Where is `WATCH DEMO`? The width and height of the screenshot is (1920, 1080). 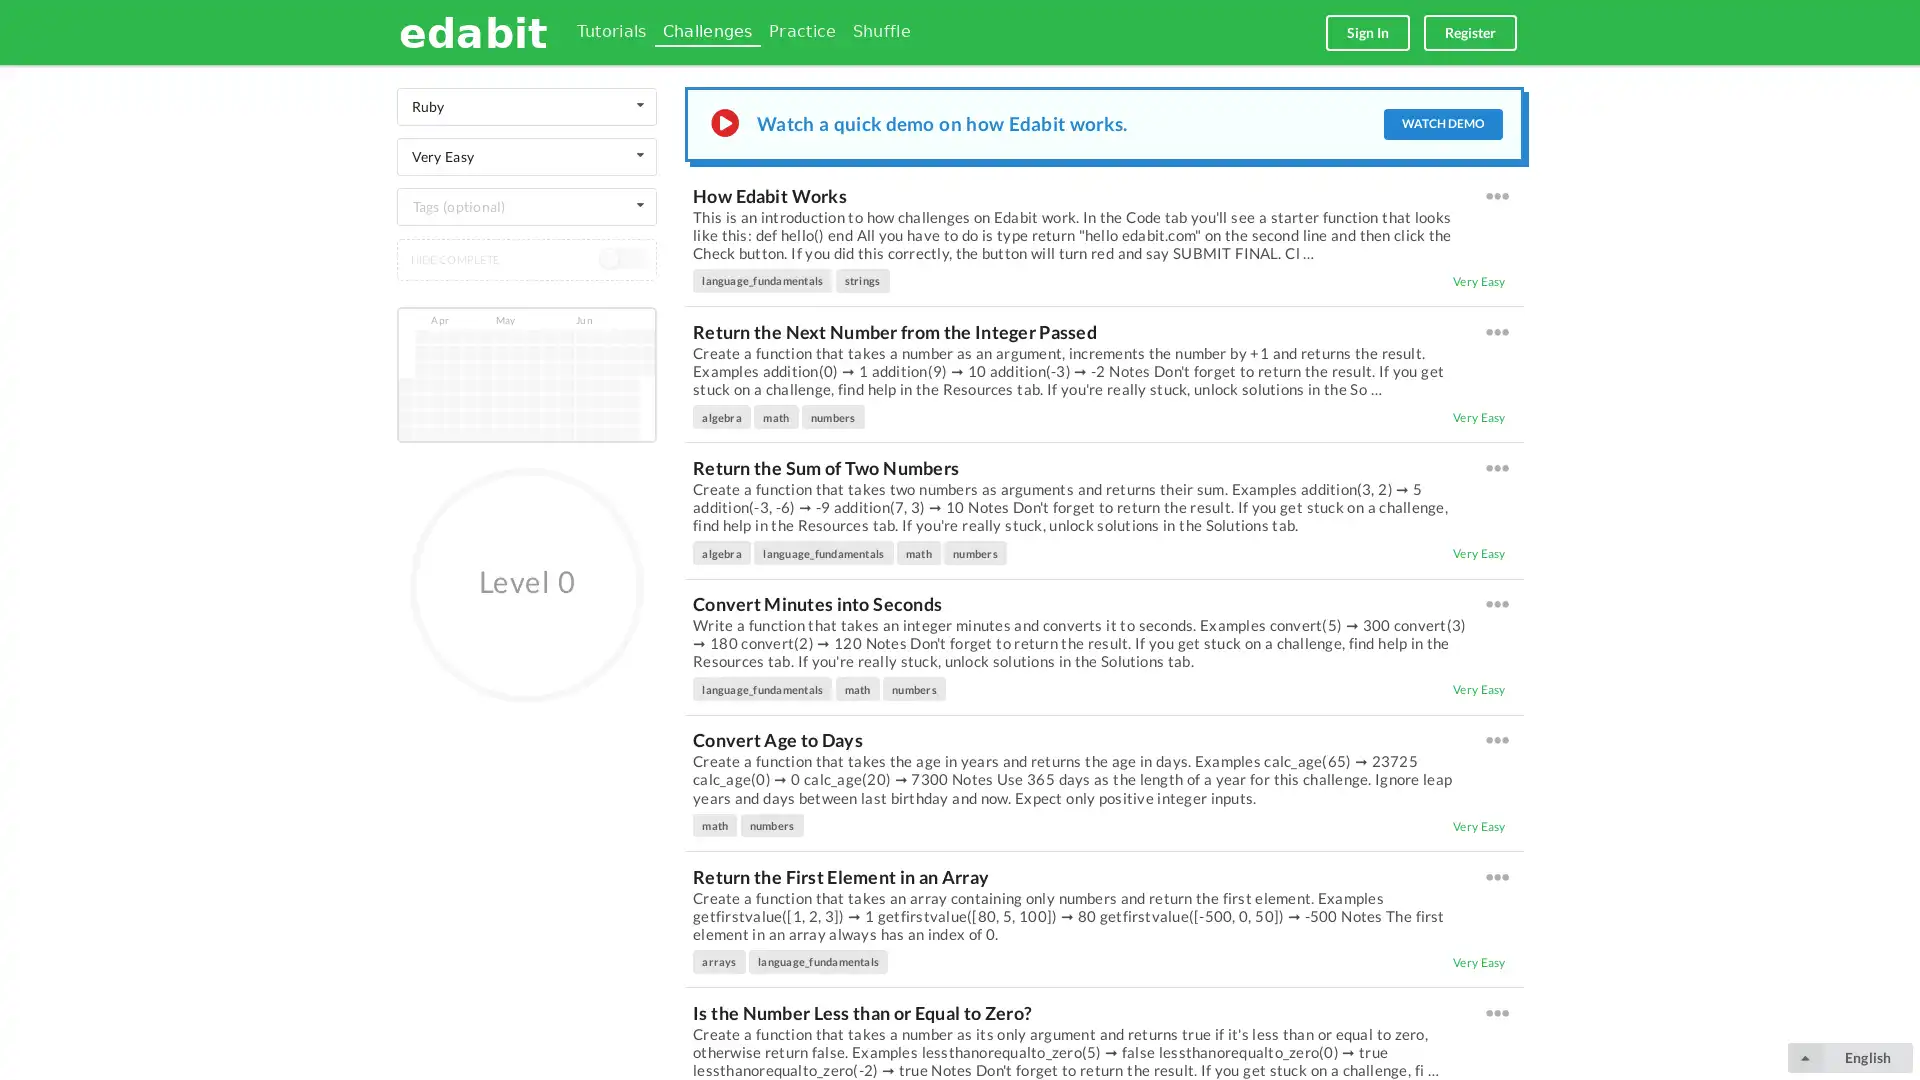 WATCH DEMO is located at coordinates (1442, 123).